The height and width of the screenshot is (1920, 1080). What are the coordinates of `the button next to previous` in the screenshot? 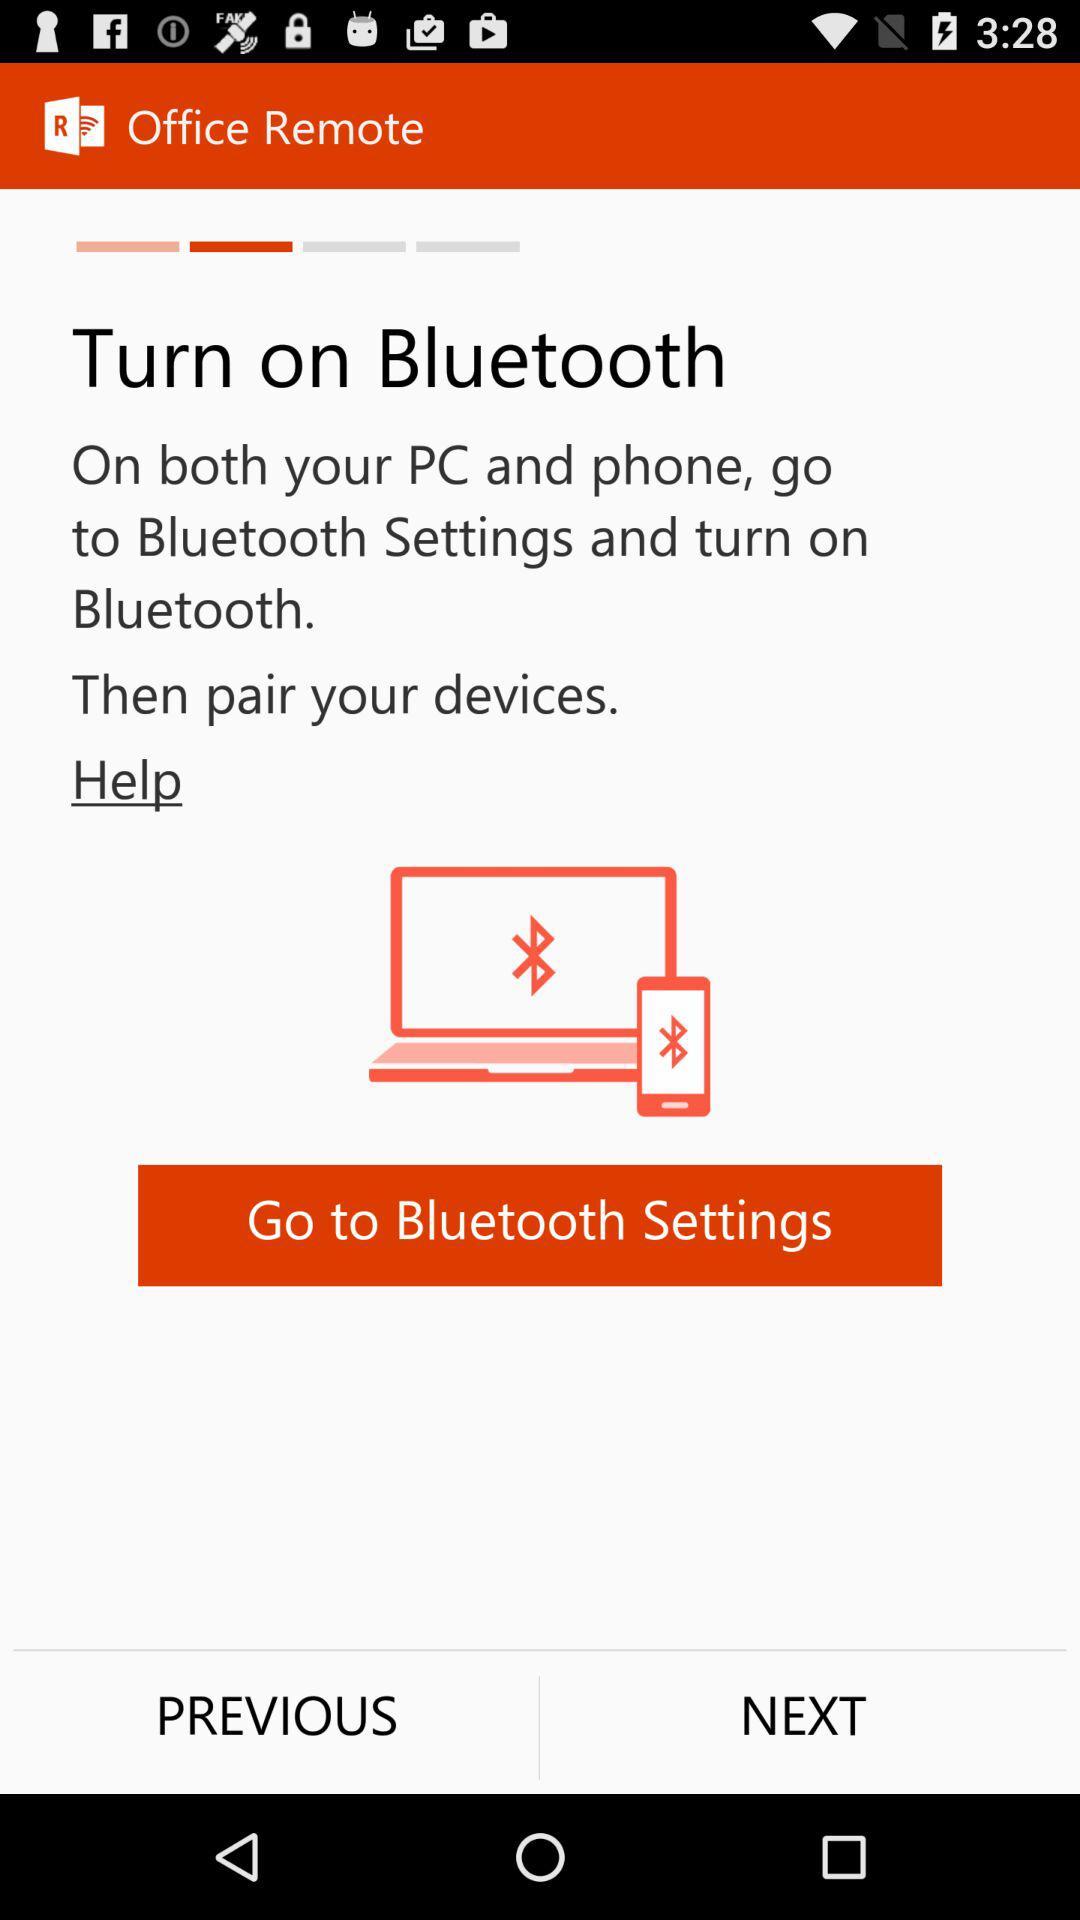 It's located at (802, 1713).